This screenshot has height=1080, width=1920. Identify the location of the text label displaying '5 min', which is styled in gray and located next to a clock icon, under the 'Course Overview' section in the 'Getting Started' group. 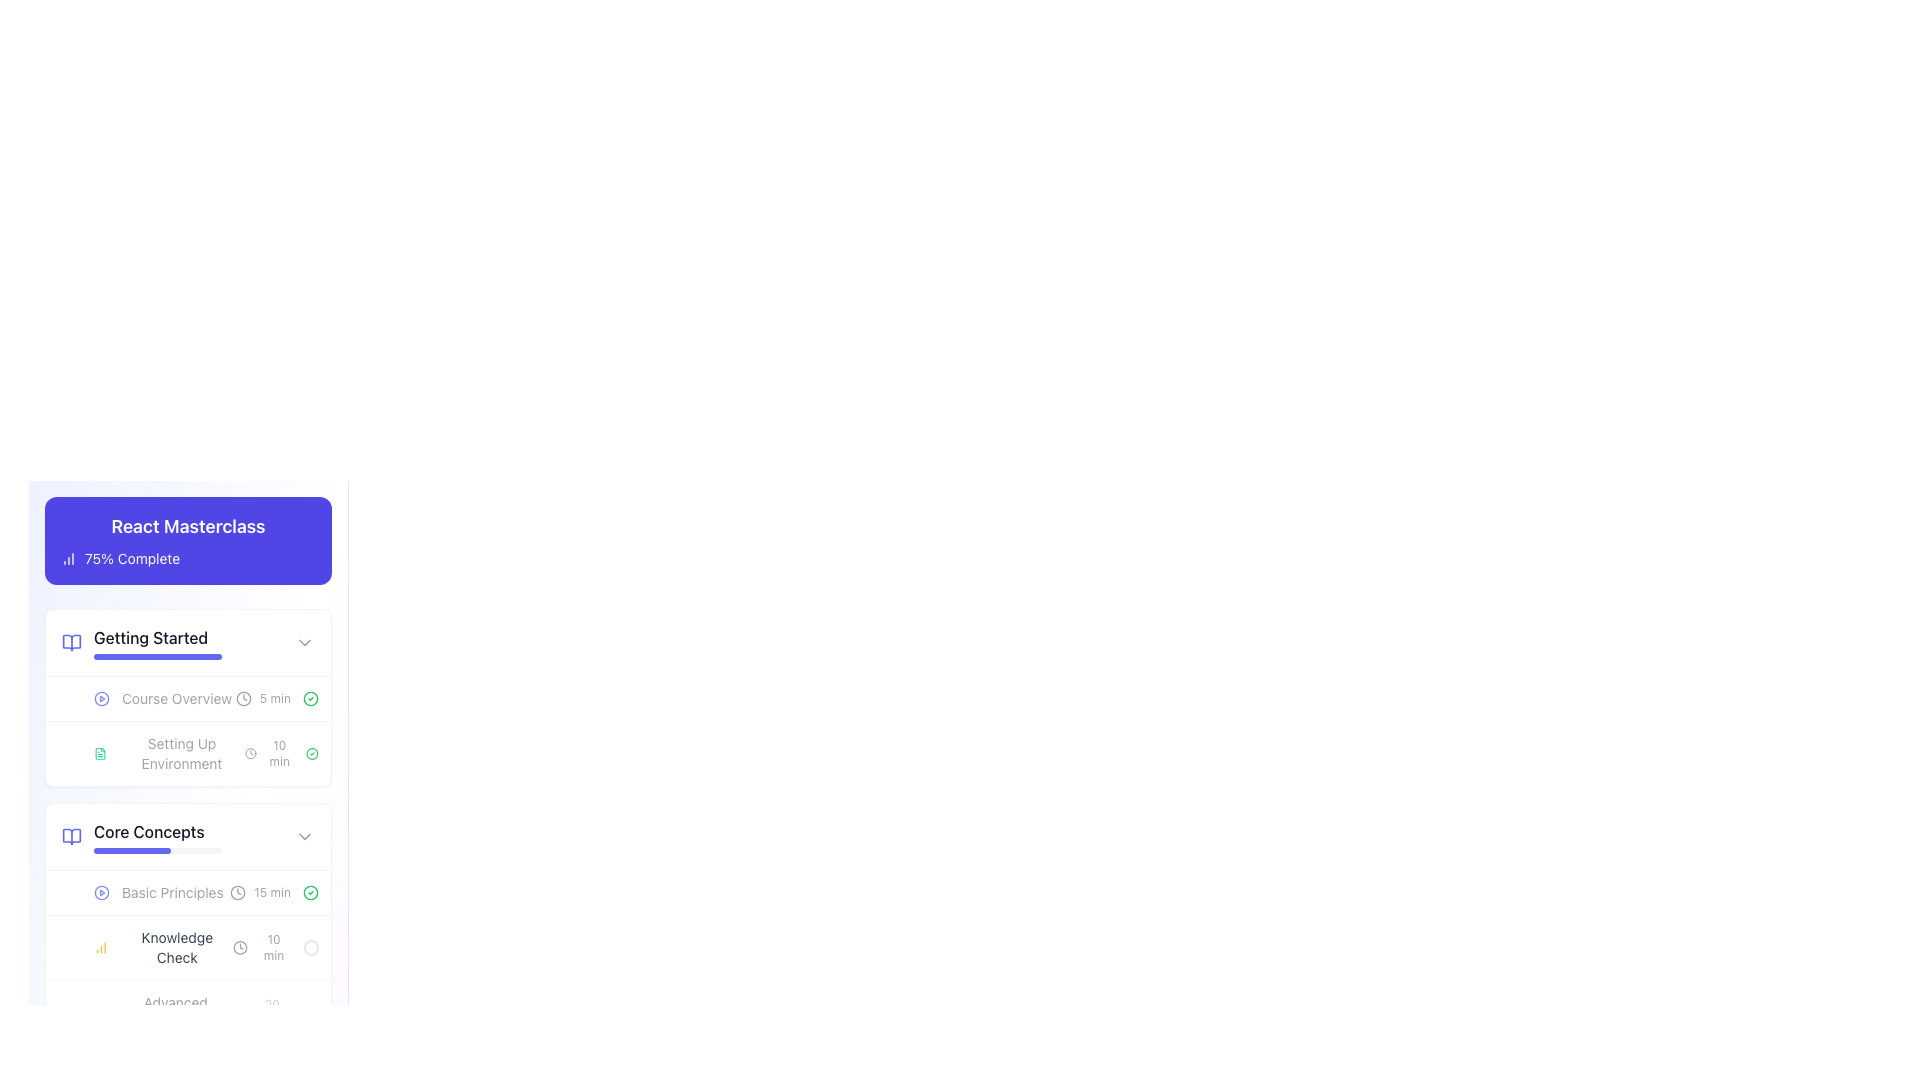
(274, 697).